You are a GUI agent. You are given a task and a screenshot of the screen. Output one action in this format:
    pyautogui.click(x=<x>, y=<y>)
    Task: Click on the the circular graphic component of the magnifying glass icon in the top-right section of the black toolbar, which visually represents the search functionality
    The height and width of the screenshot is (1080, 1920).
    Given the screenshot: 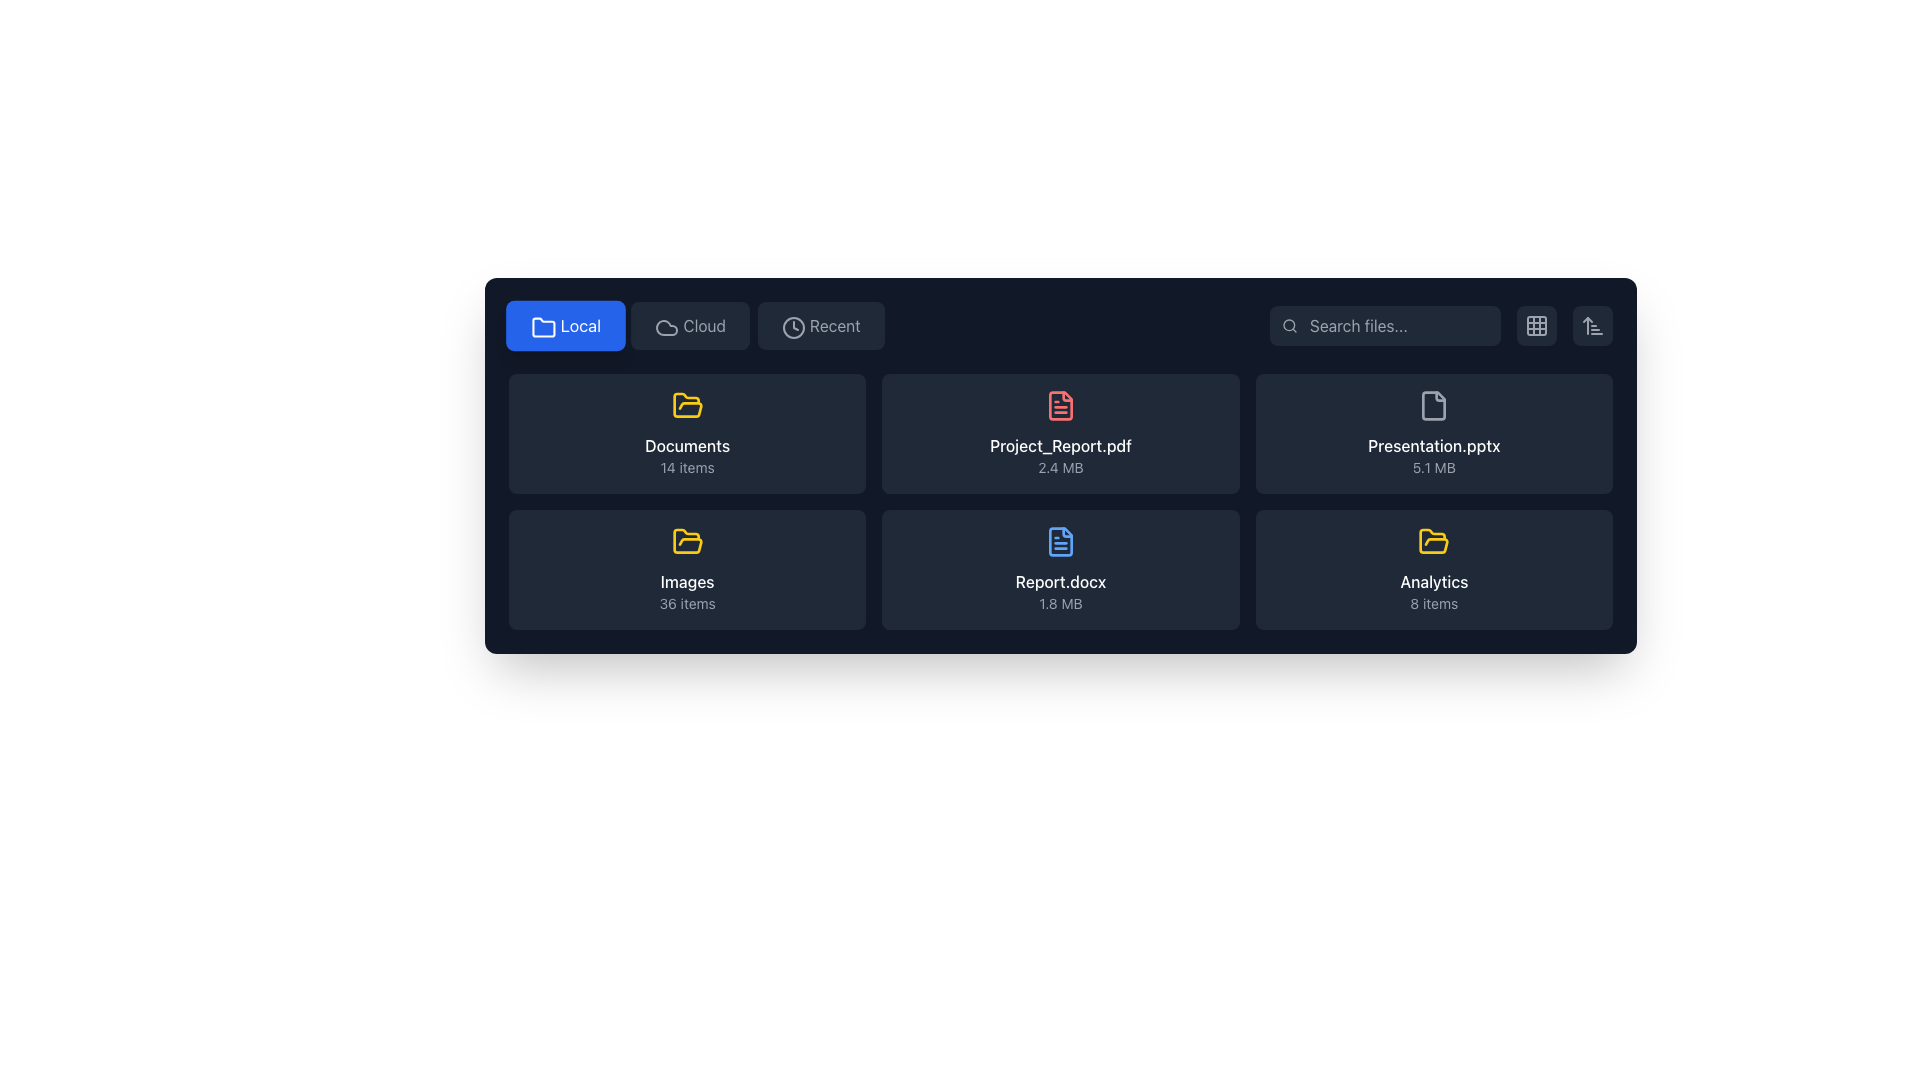 What is the action you would take?
    pyautogui.click(x=1289, y=324)
    